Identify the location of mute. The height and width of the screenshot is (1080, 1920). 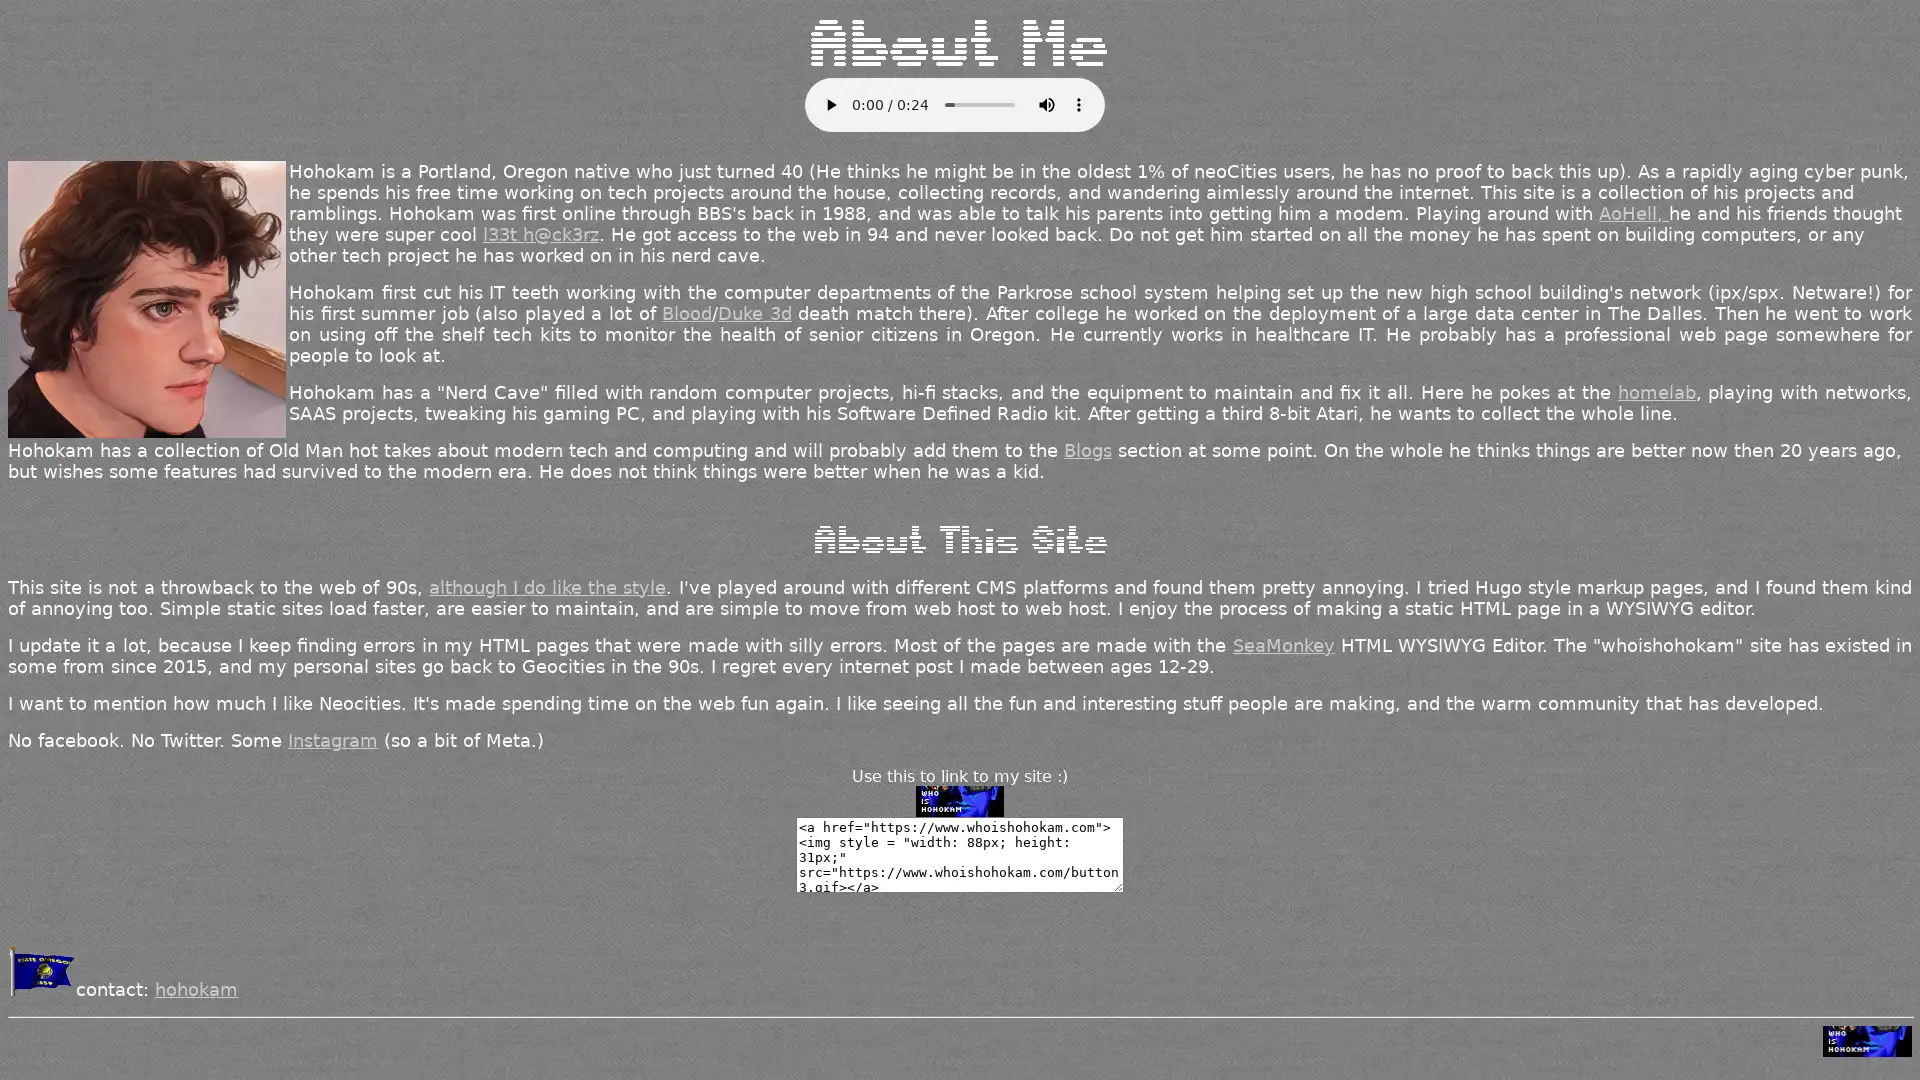
(1045, 104).